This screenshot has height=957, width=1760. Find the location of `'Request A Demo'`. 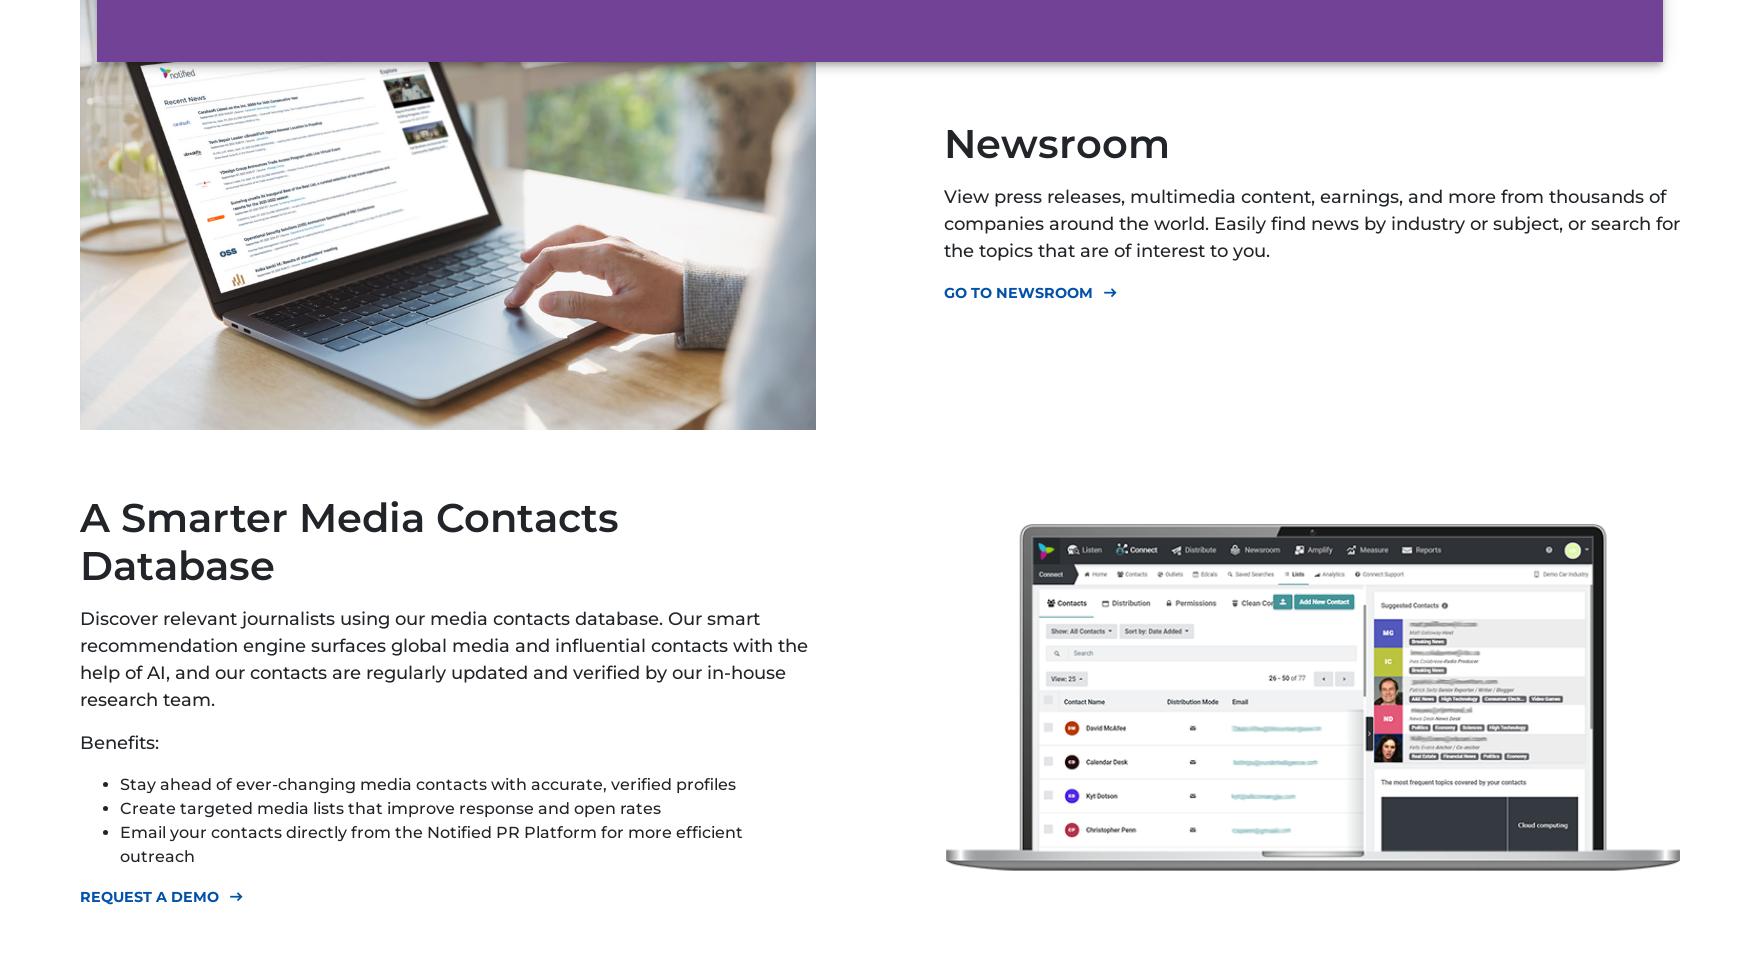

'Request A Demo' is located at coordinates (149, 896).